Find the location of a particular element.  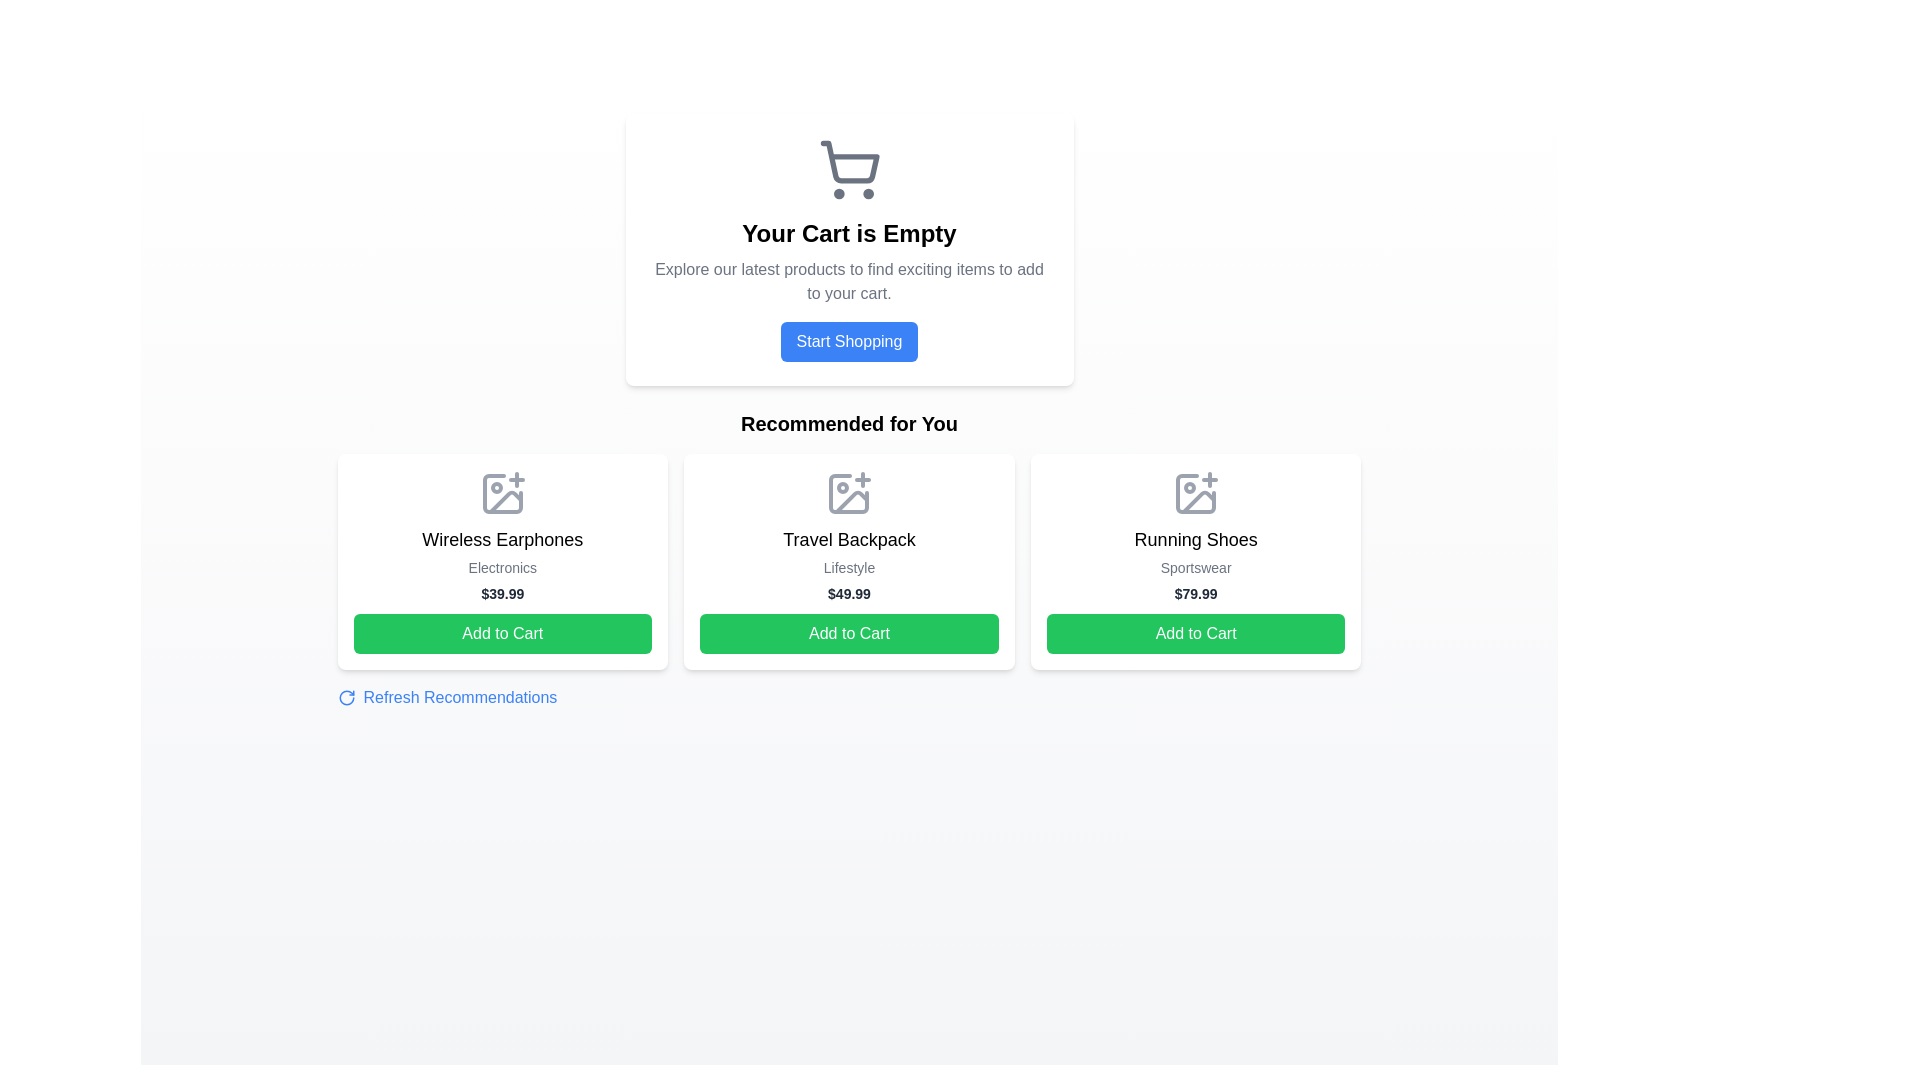

the shopping cart icon, which is a gray outline with rounded edges and two circular wheels, located at the top-center of a card above the 'Your Cart is Empty' text is located at coordinates (849, 168).